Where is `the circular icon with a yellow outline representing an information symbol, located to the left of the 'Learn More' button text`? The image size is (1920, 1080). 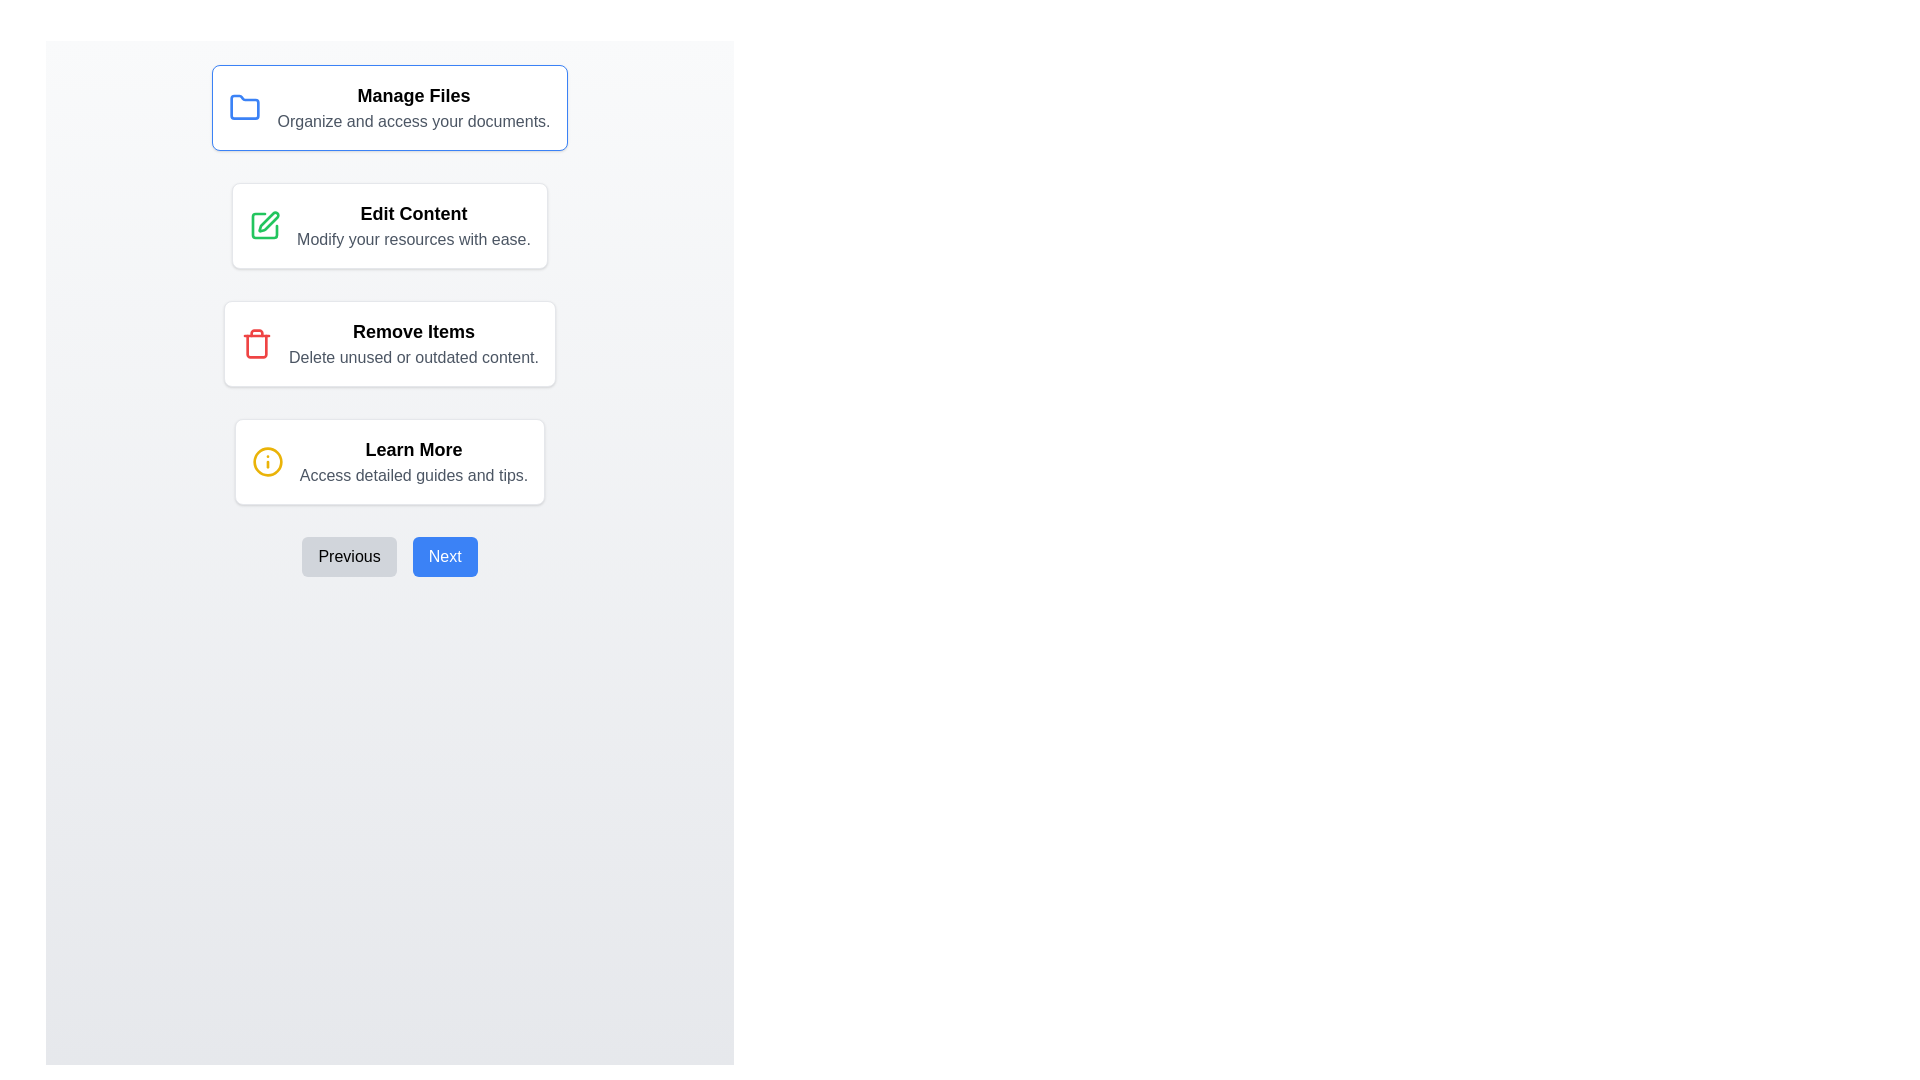
the circular icon with a yellow outline representing an information symbol, located to the left of the 'Learn More' button text is located at coordinates (266, 462).